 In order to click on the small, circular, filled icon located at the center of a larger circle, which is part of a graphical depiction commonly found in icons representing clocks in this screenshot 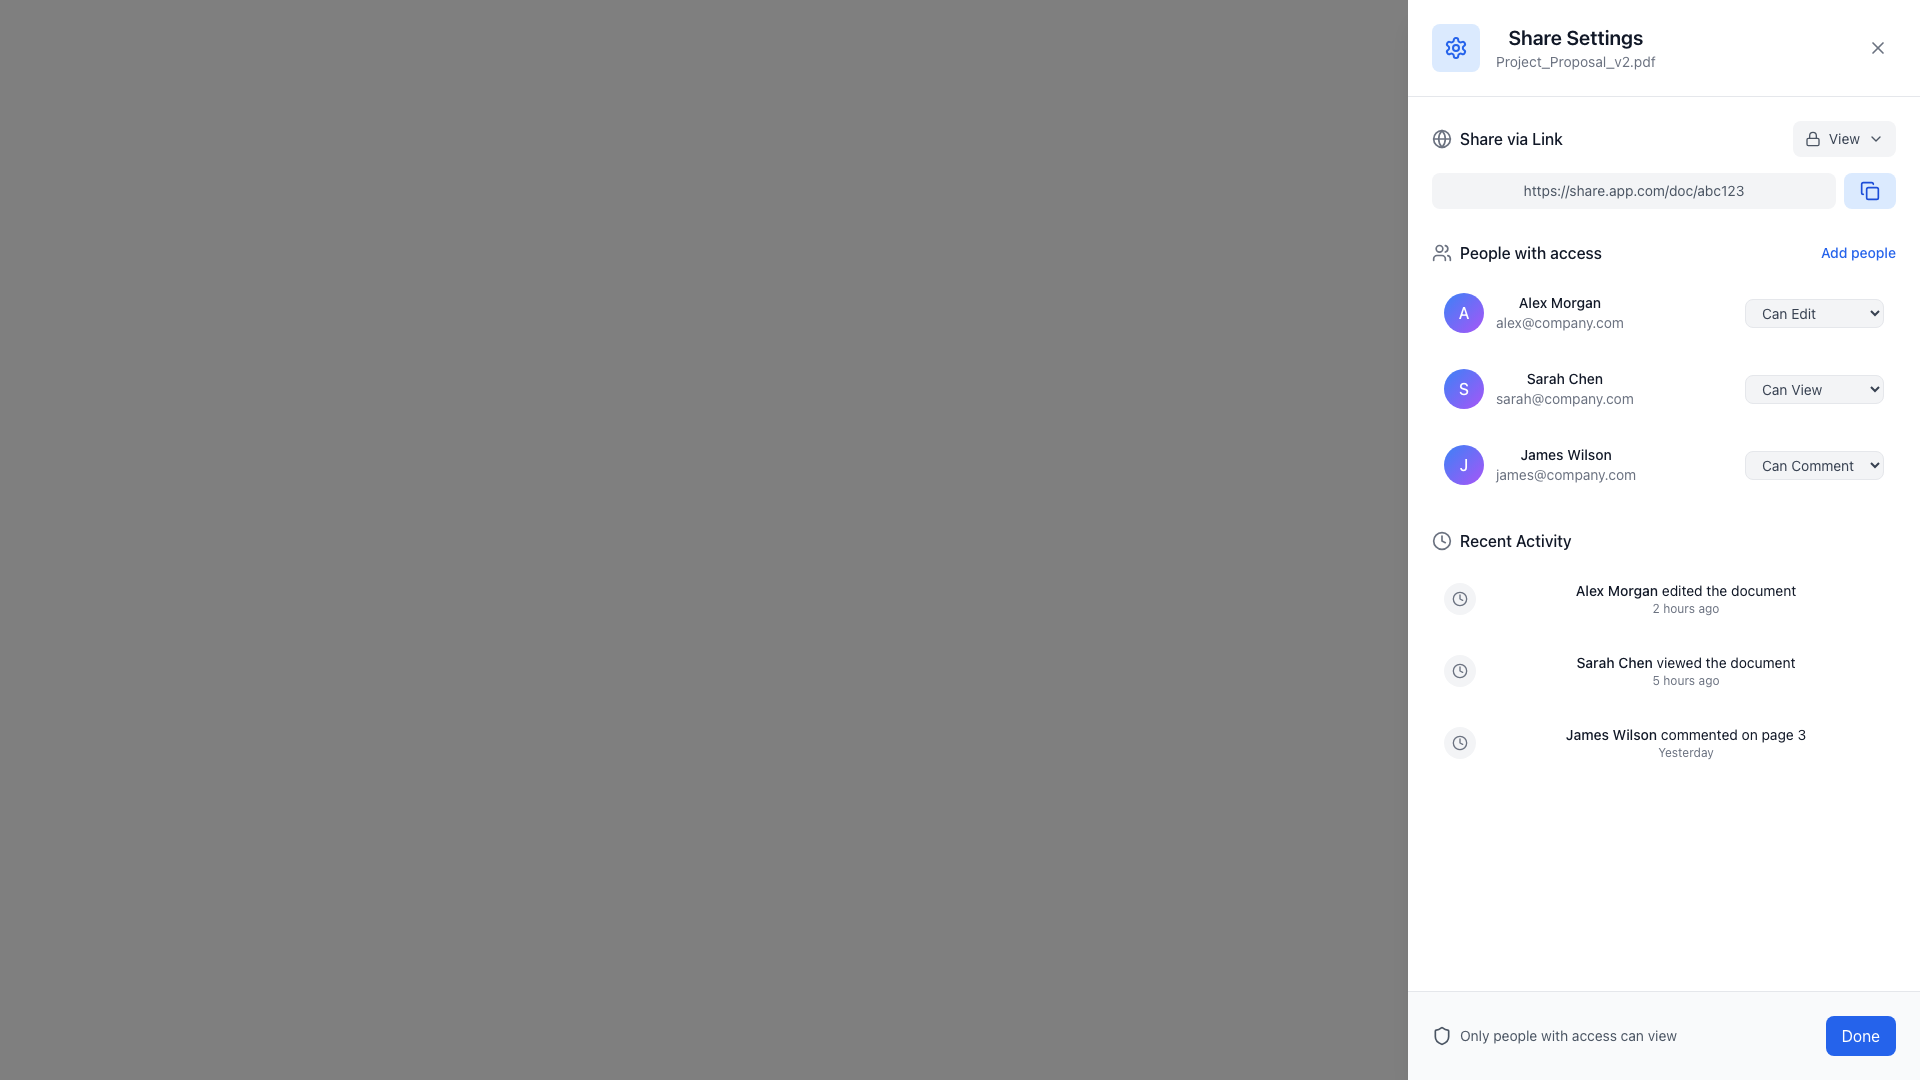, I will do `click(1459, 671)`.